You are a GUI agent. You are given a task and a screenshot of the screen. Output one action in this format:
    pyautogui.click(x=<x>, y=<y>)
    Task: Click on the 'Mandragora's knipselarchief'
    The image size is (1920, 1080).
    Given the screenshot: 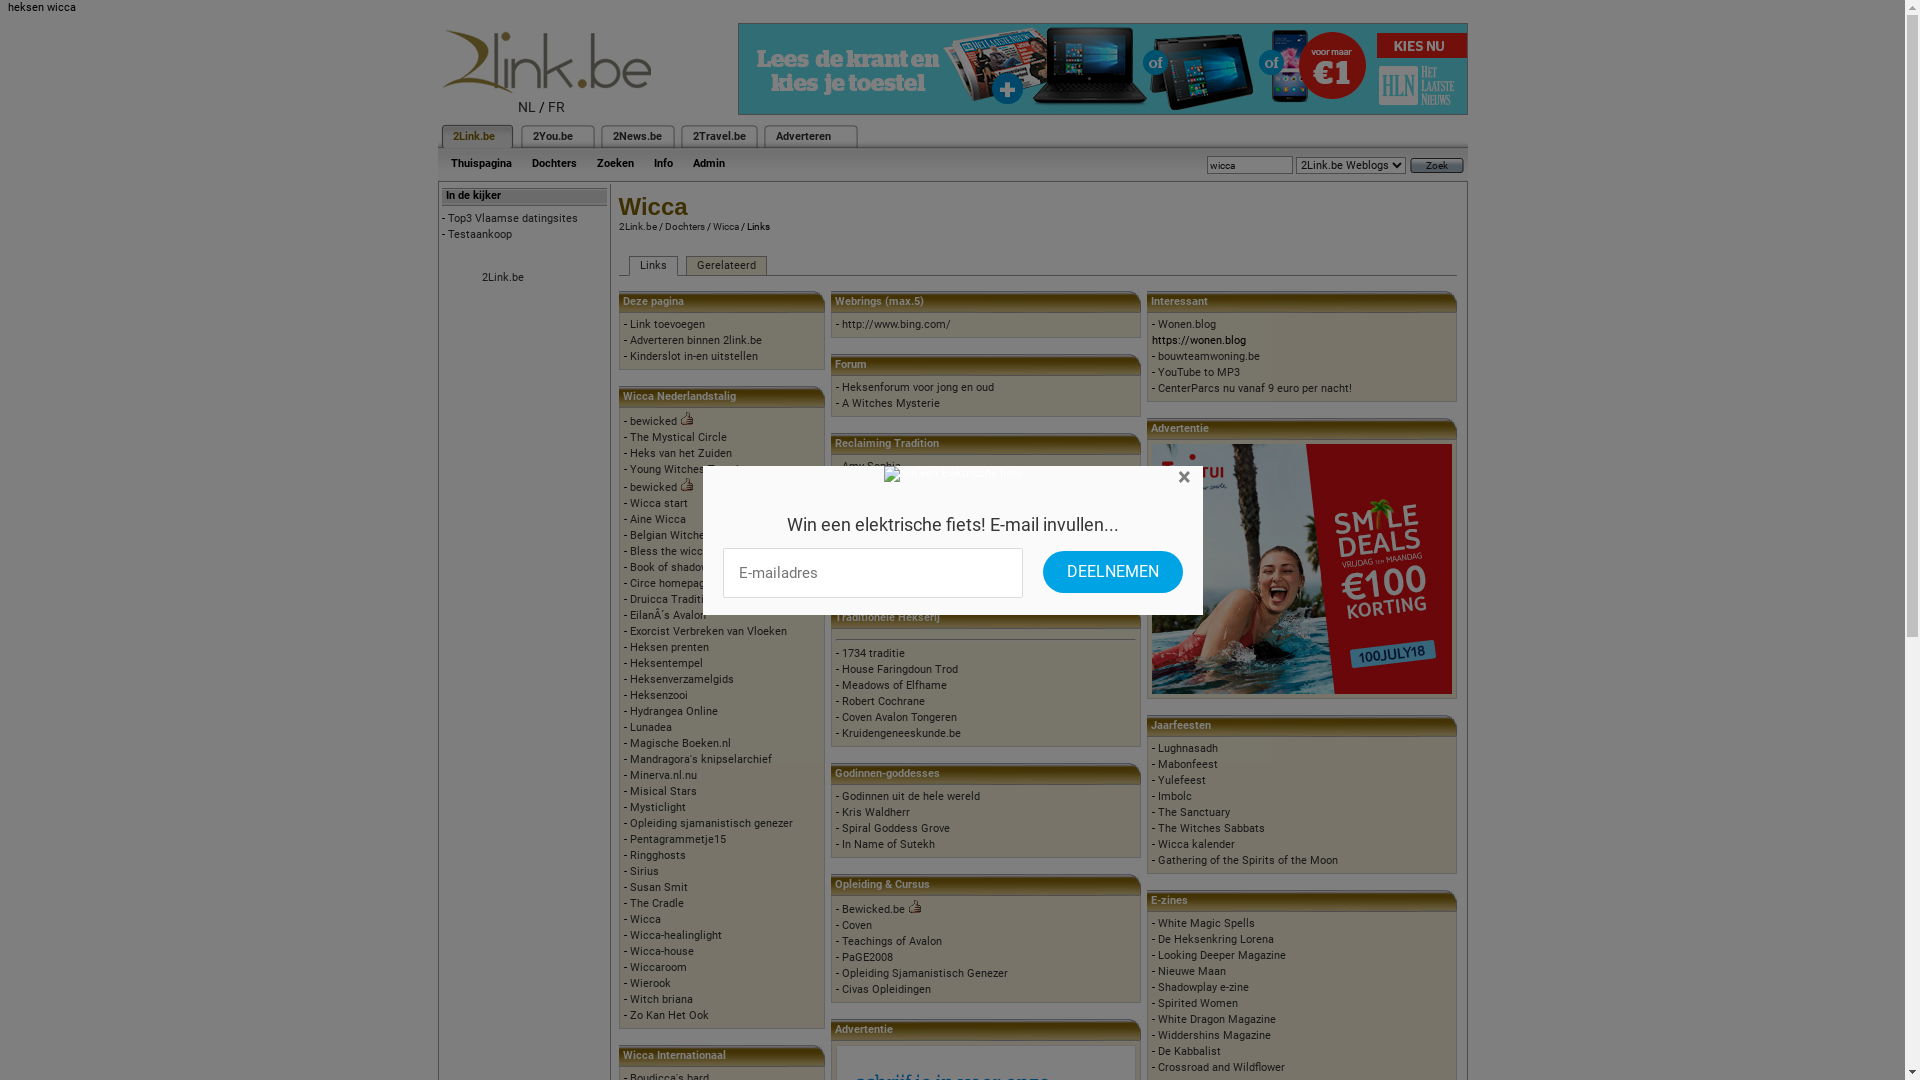 What is the action you would take?
    pyautogui.click(x=700, y=759)
    